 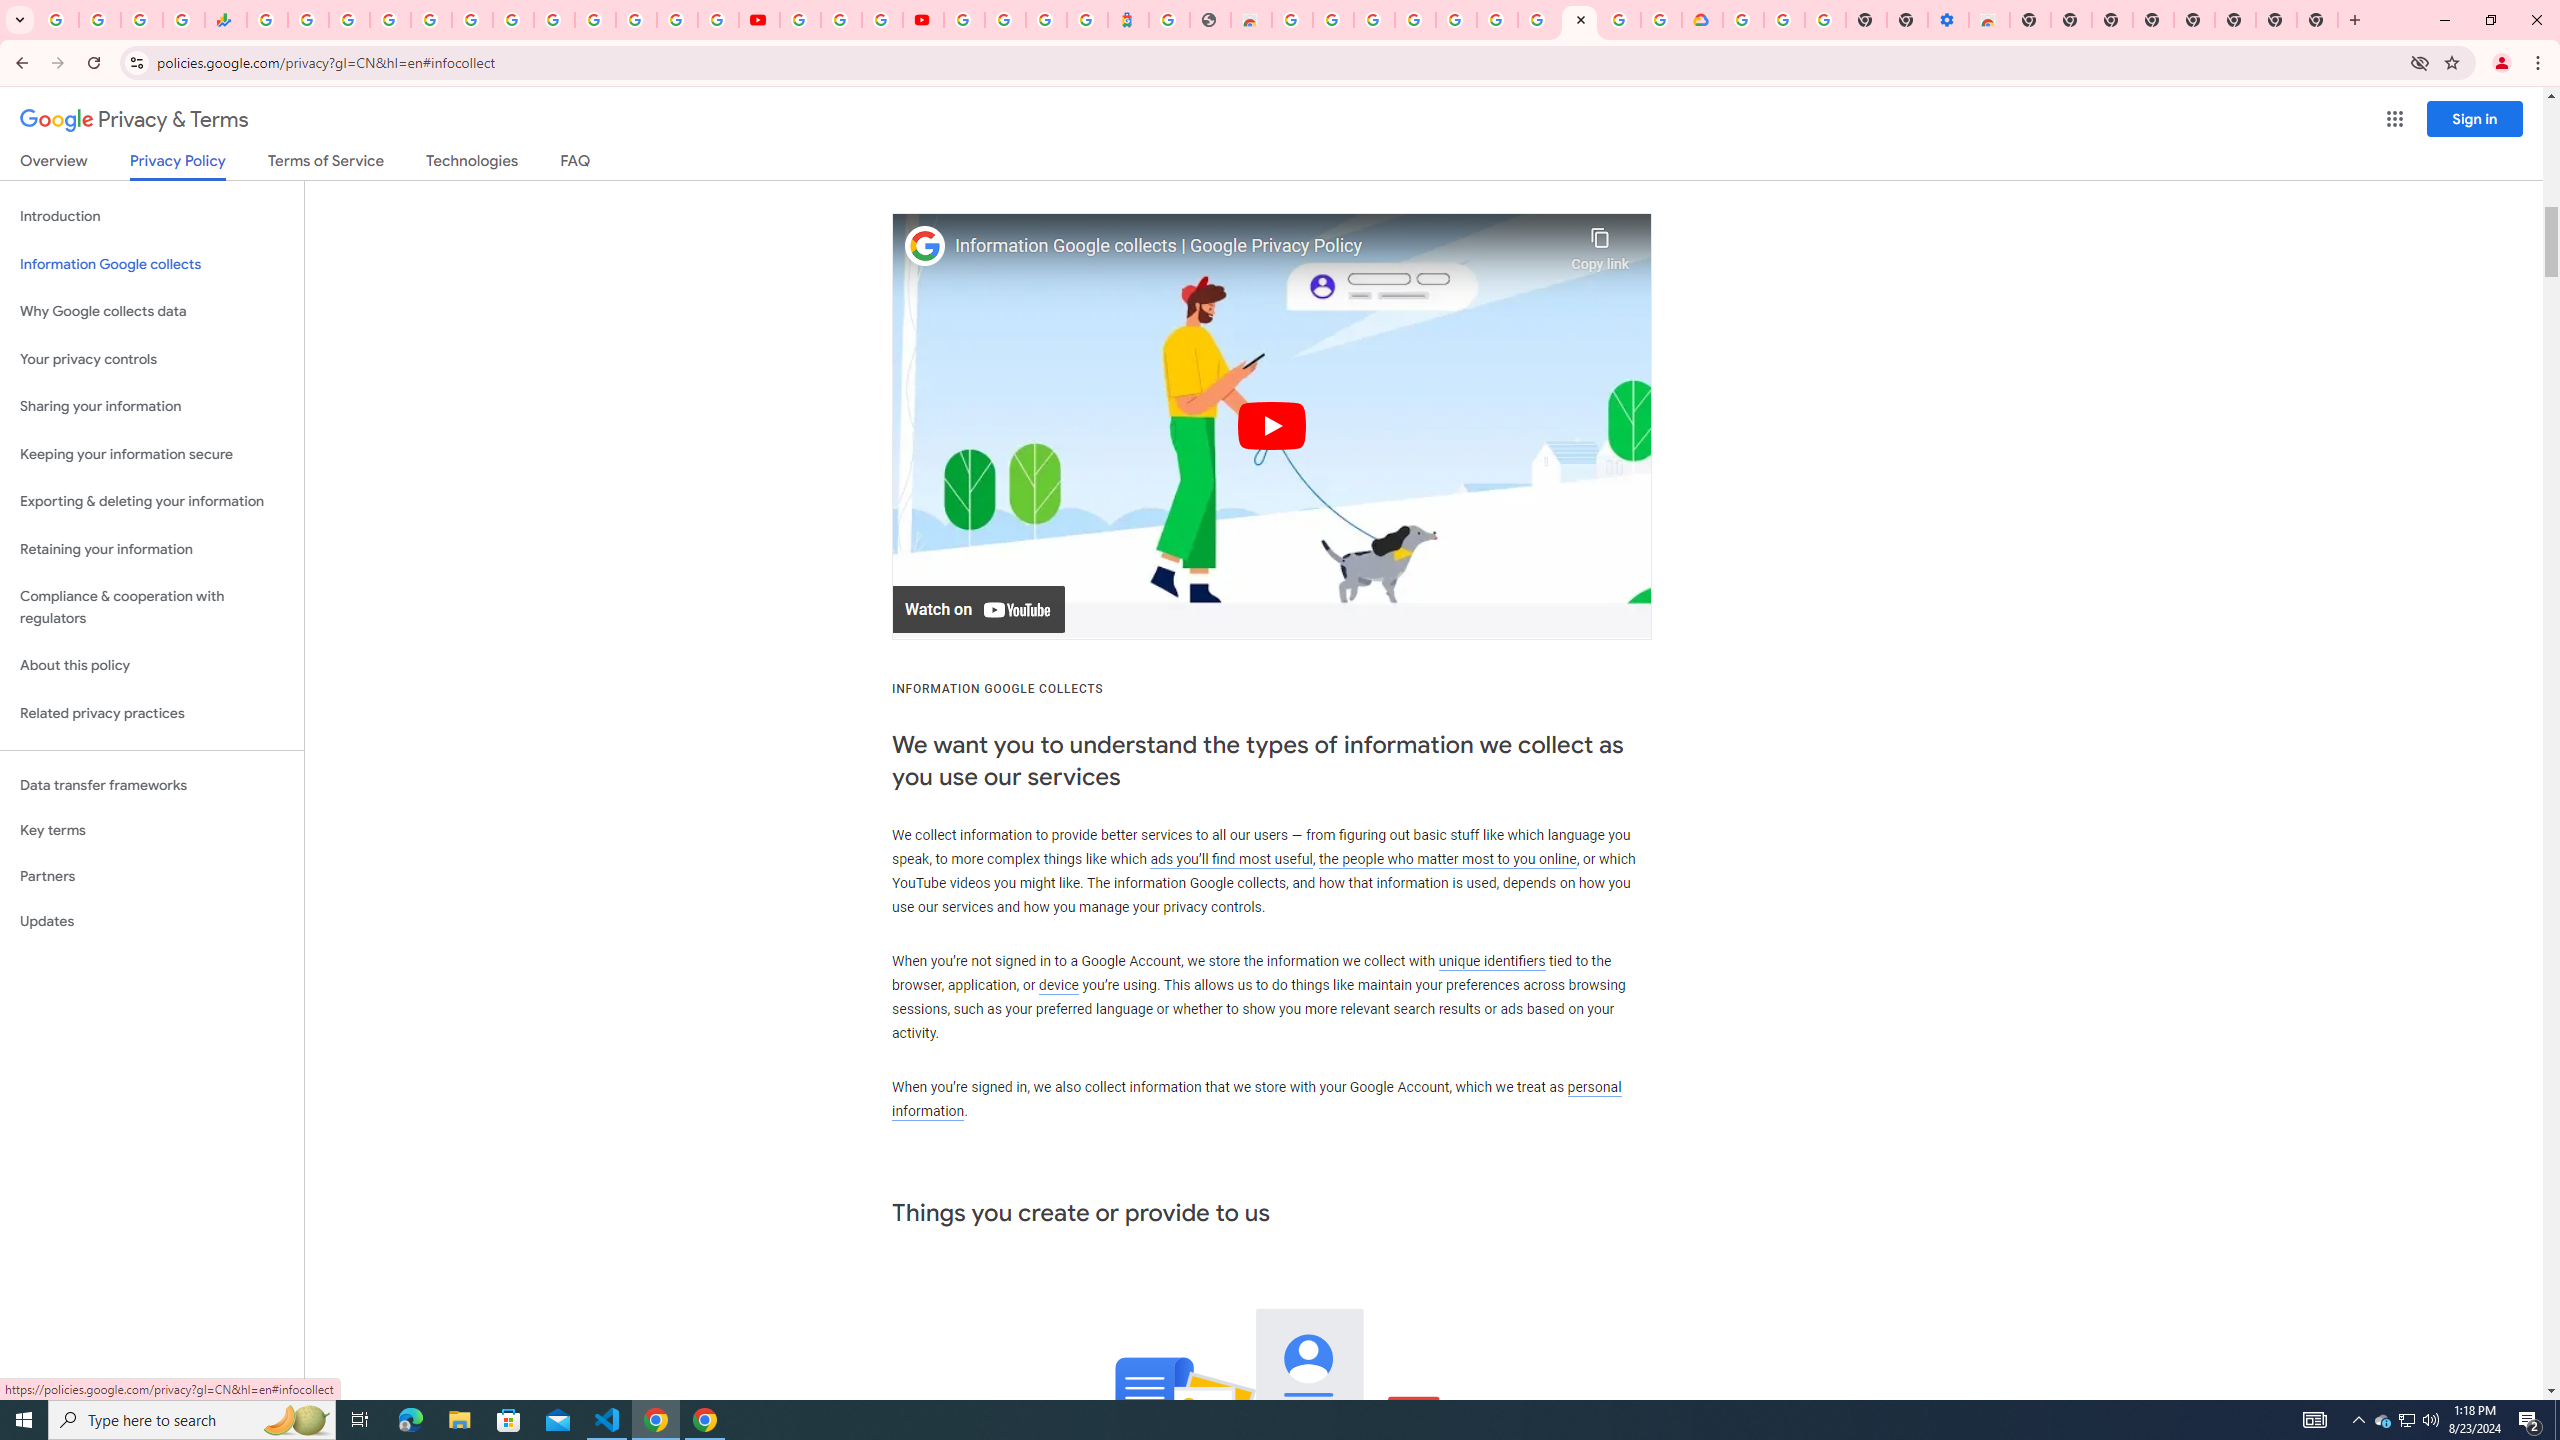 I want to click on 'Sharing your information', so click(x=151, y=405).